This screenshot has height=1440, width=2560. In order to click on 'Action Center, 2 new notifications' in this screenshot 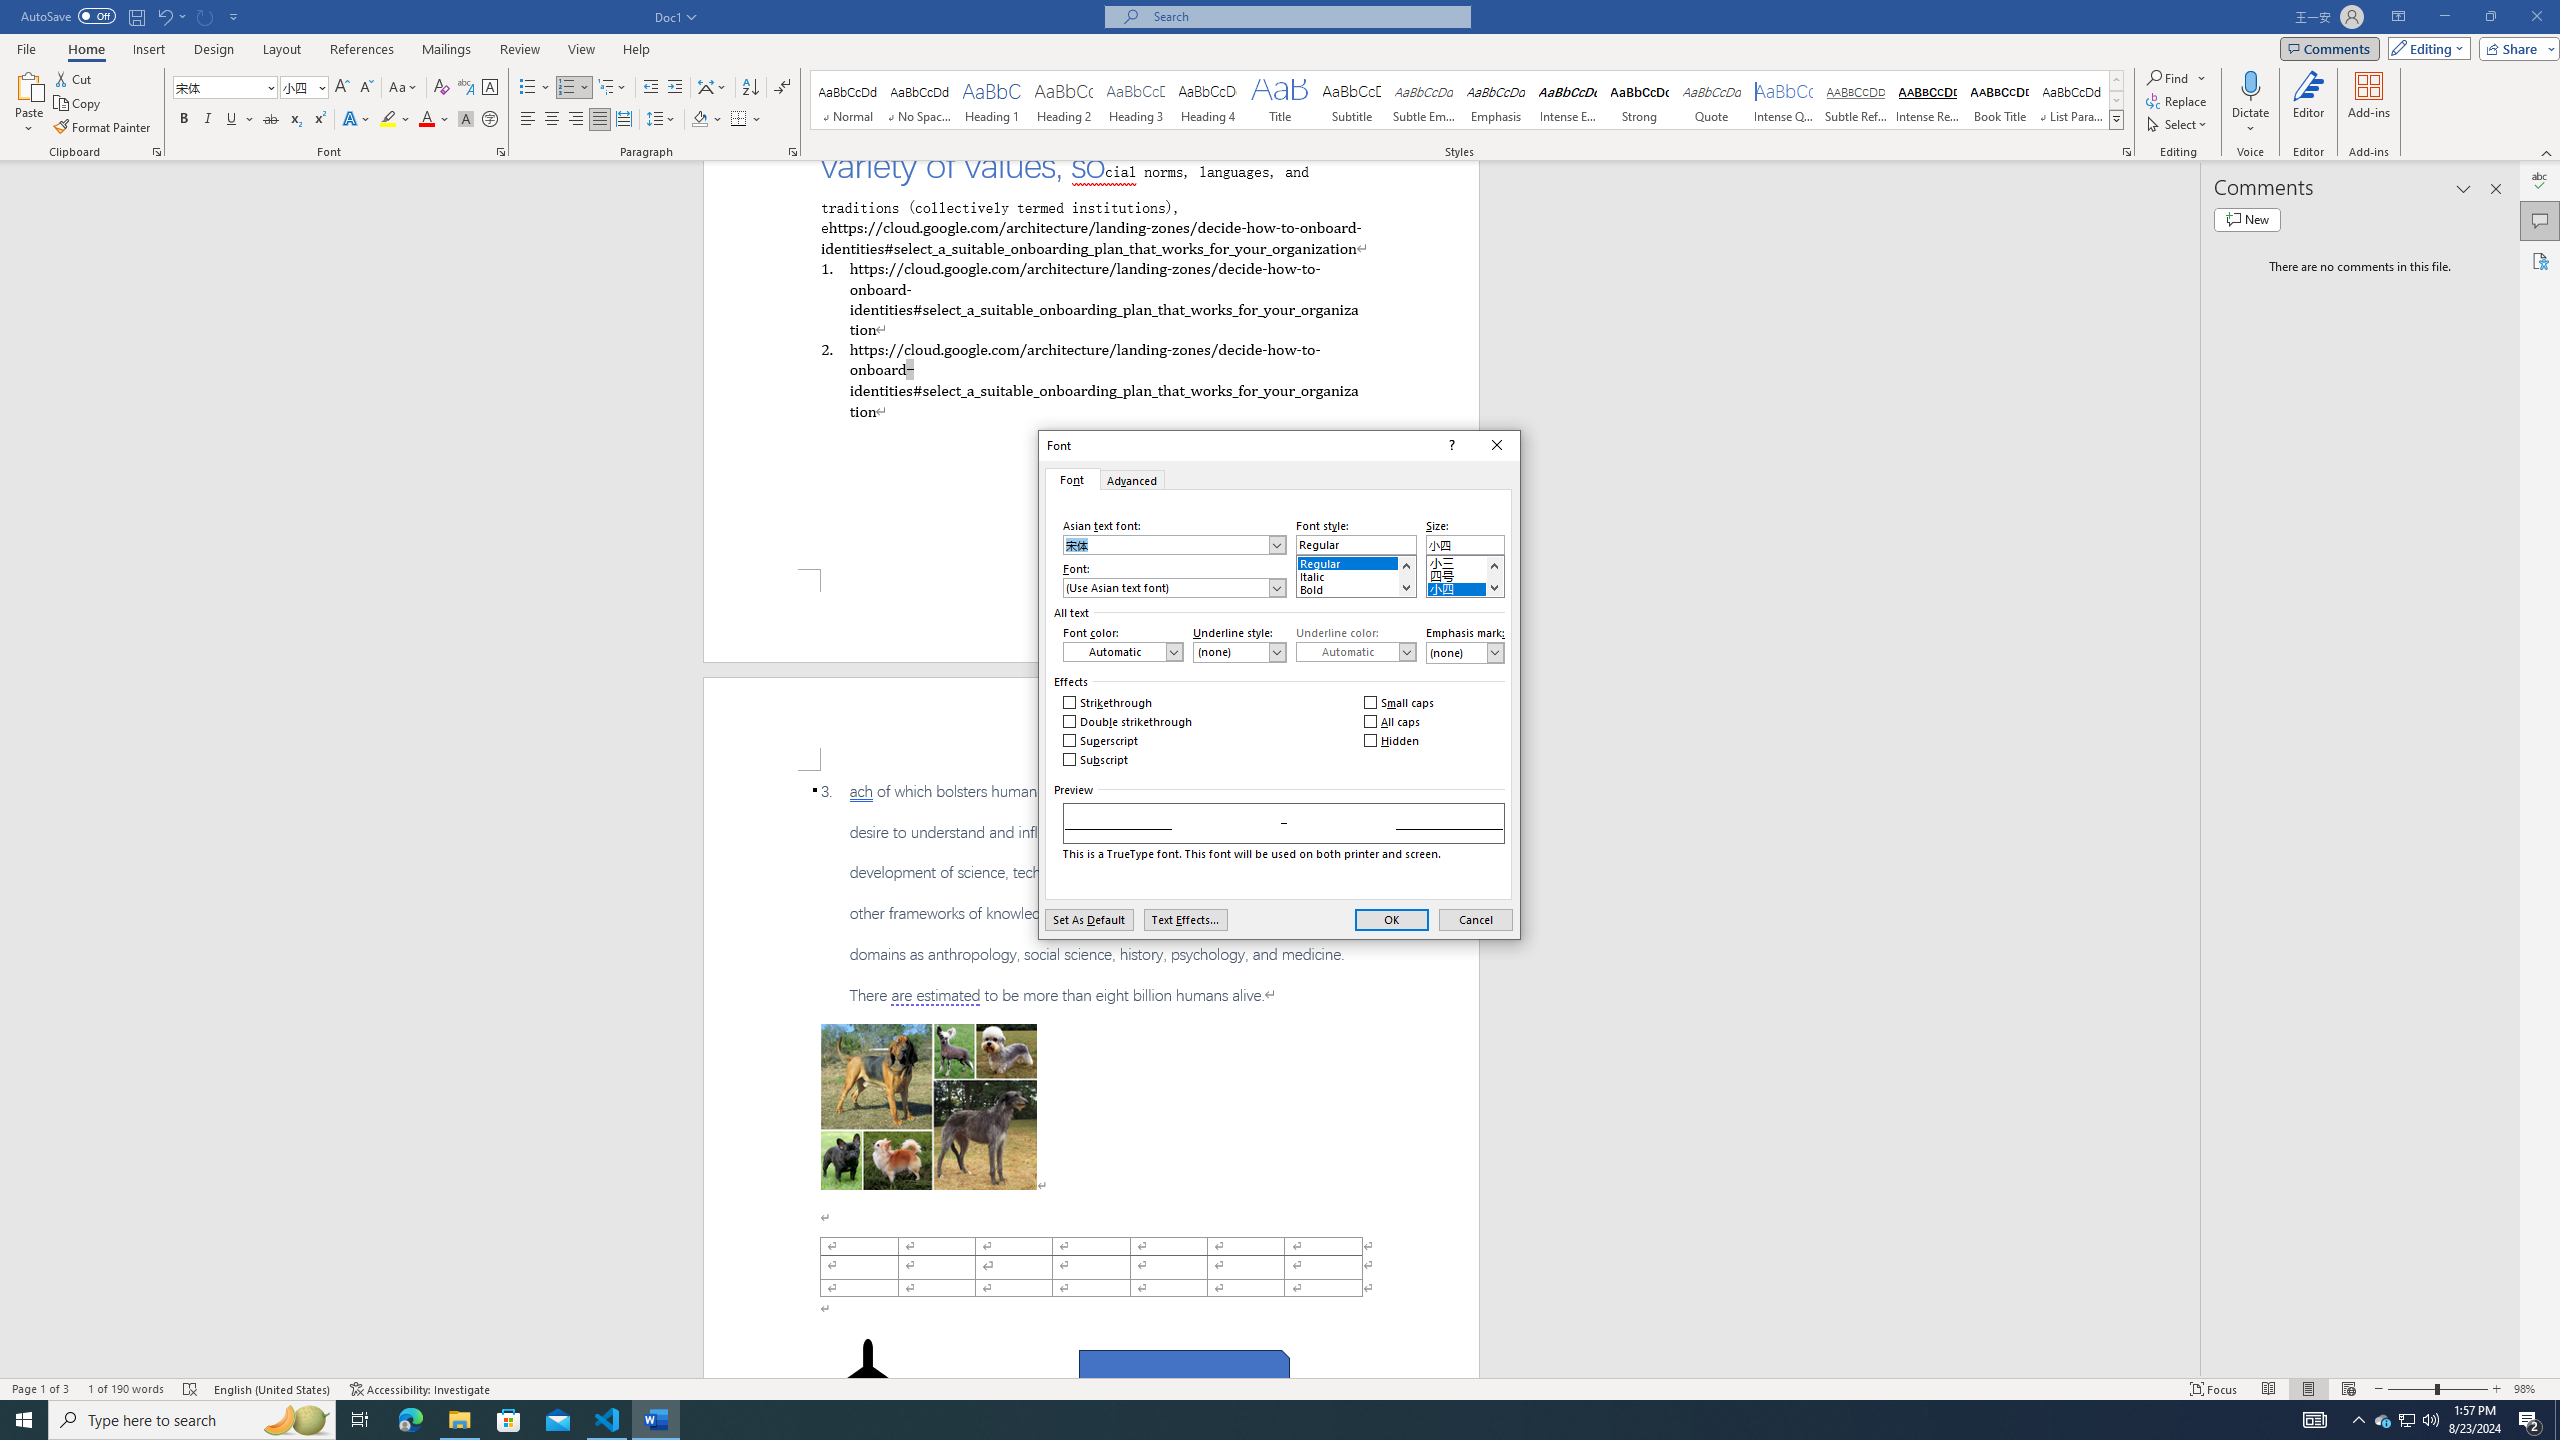, I will do `click(2530, 1418)`.